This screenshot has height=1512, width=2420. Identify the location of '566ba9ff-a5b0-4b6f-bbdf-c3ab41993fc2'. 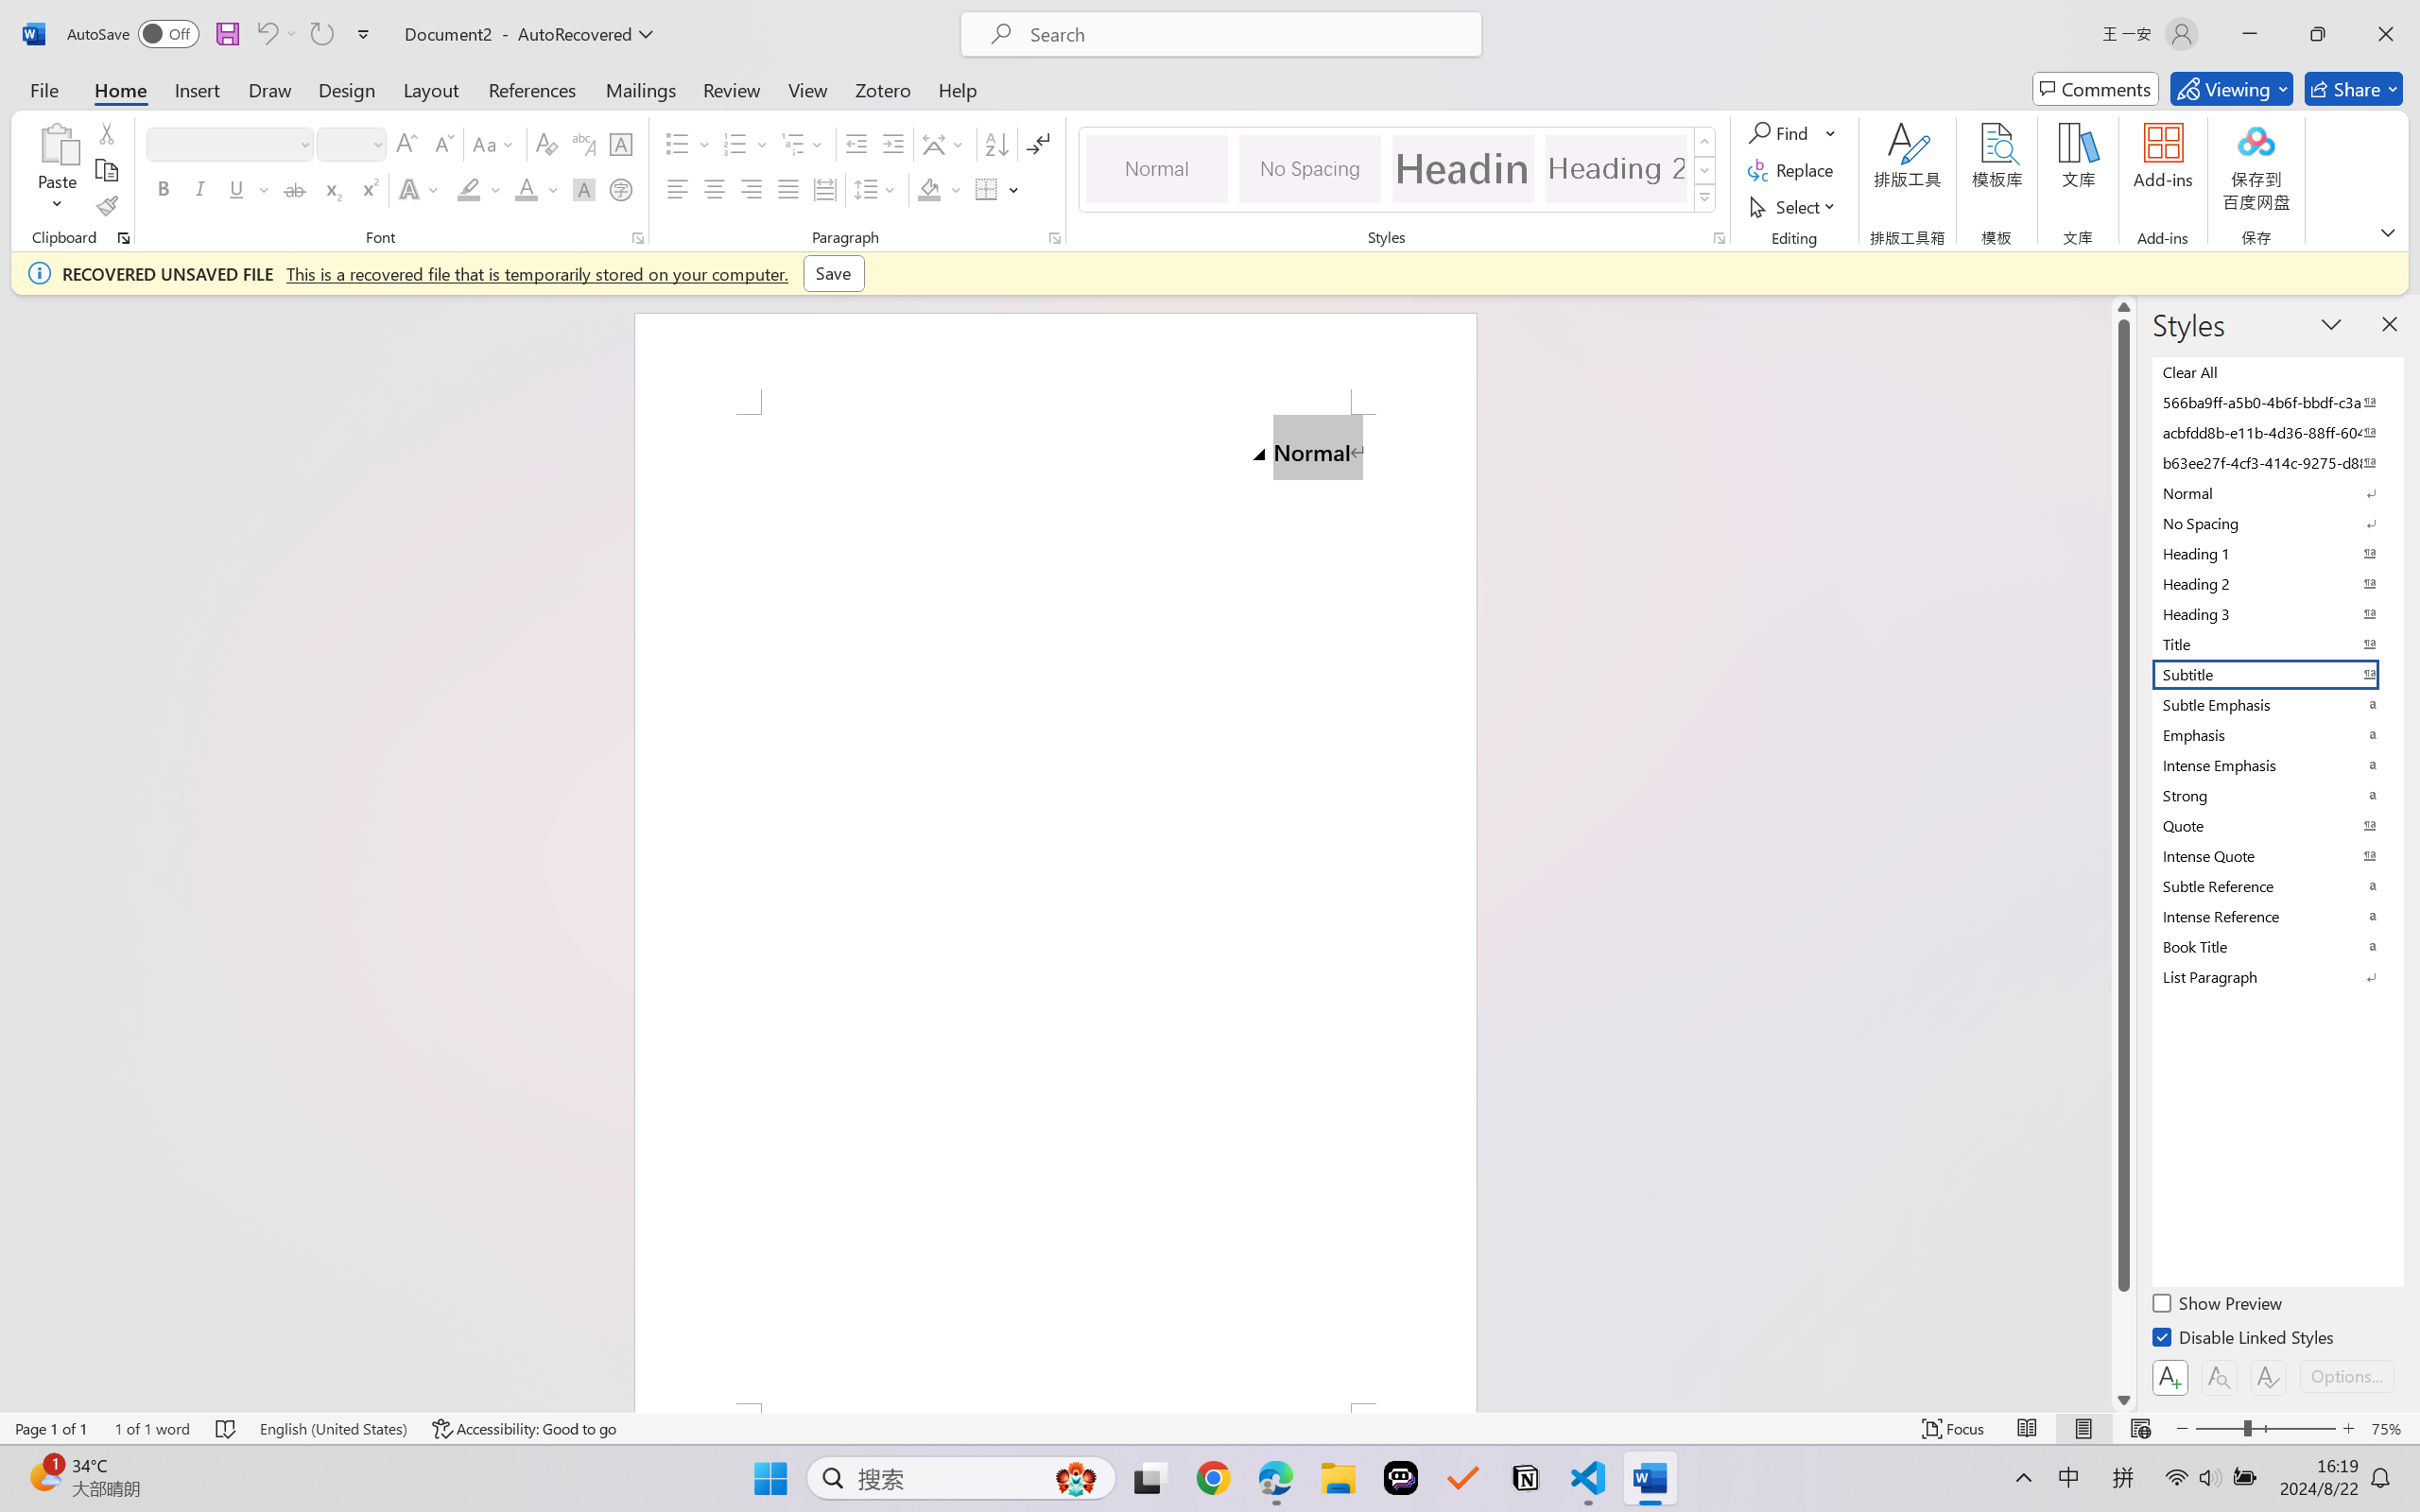
(2275, 401).